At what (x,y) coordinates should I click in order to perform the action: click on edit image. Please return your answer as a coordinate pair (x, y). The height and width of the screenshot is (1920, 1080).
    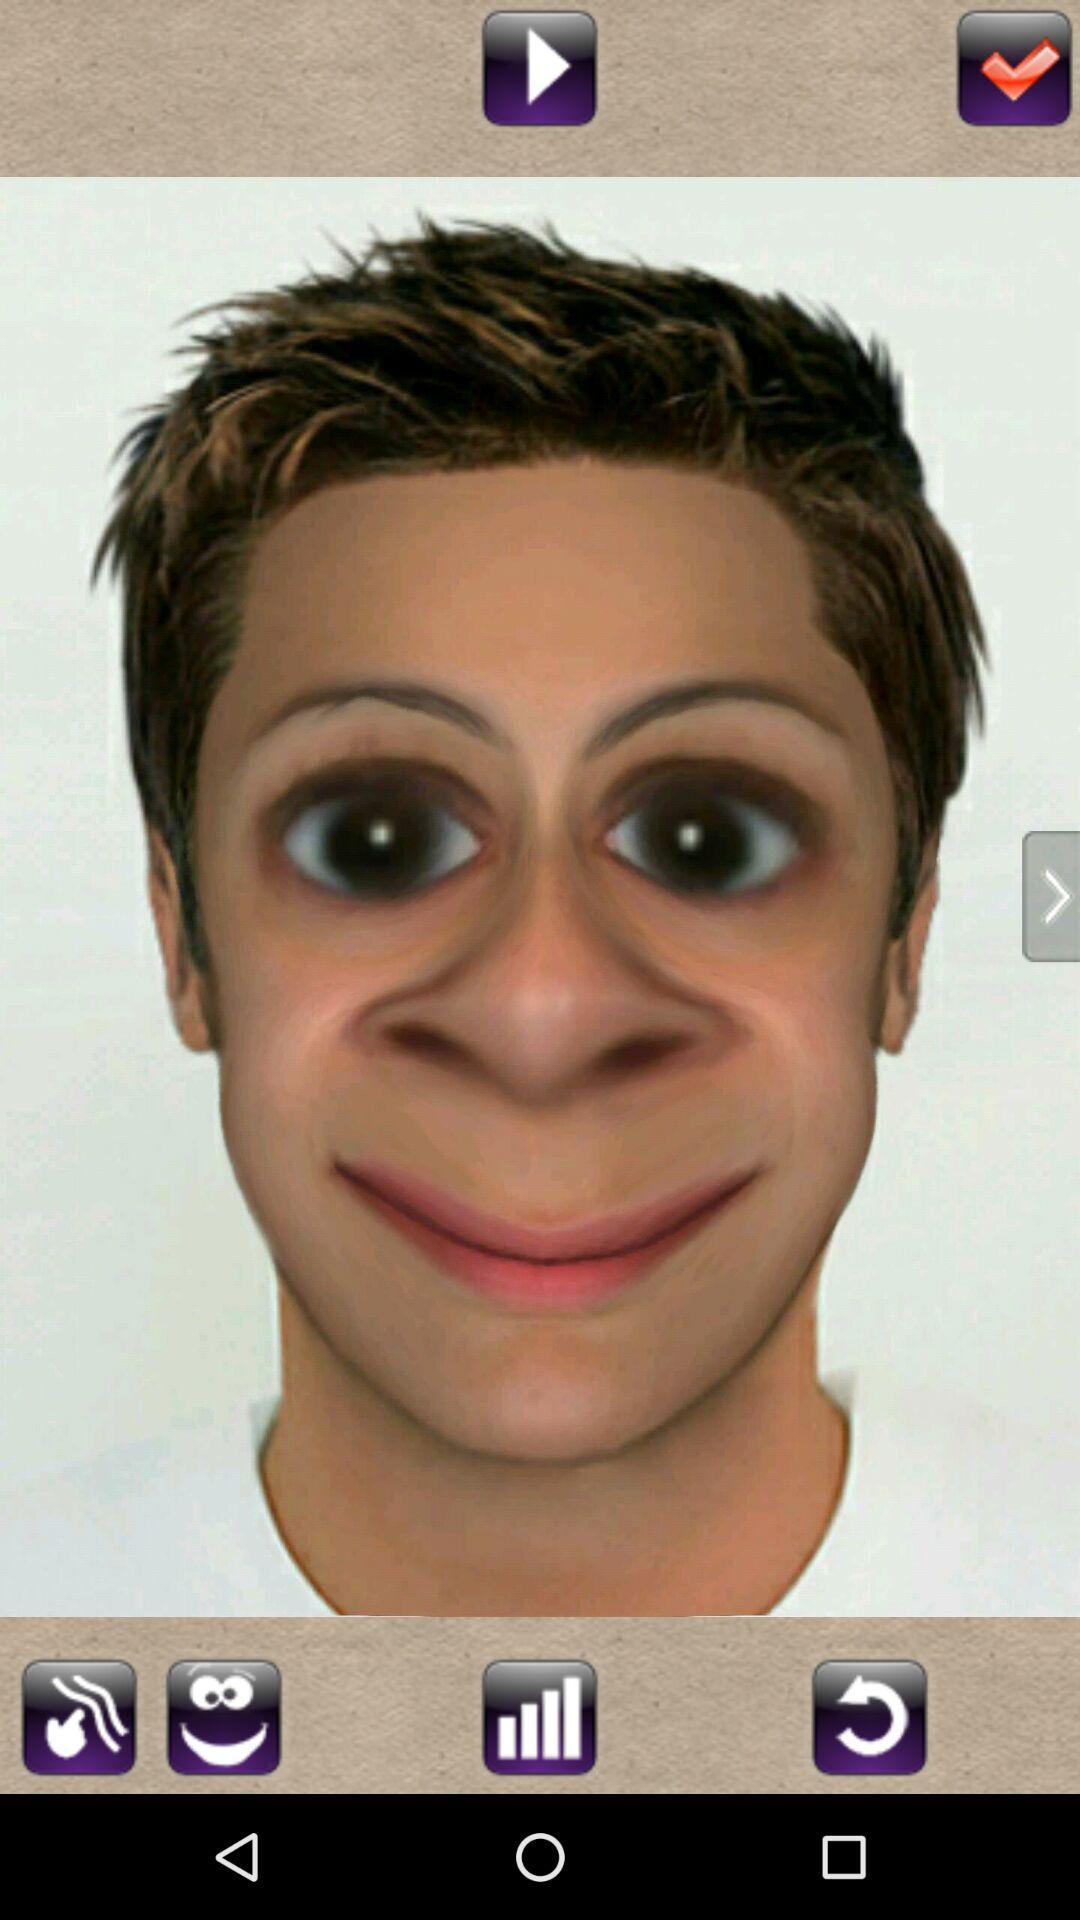
    Looking at the image, I should click on (78, 1713).